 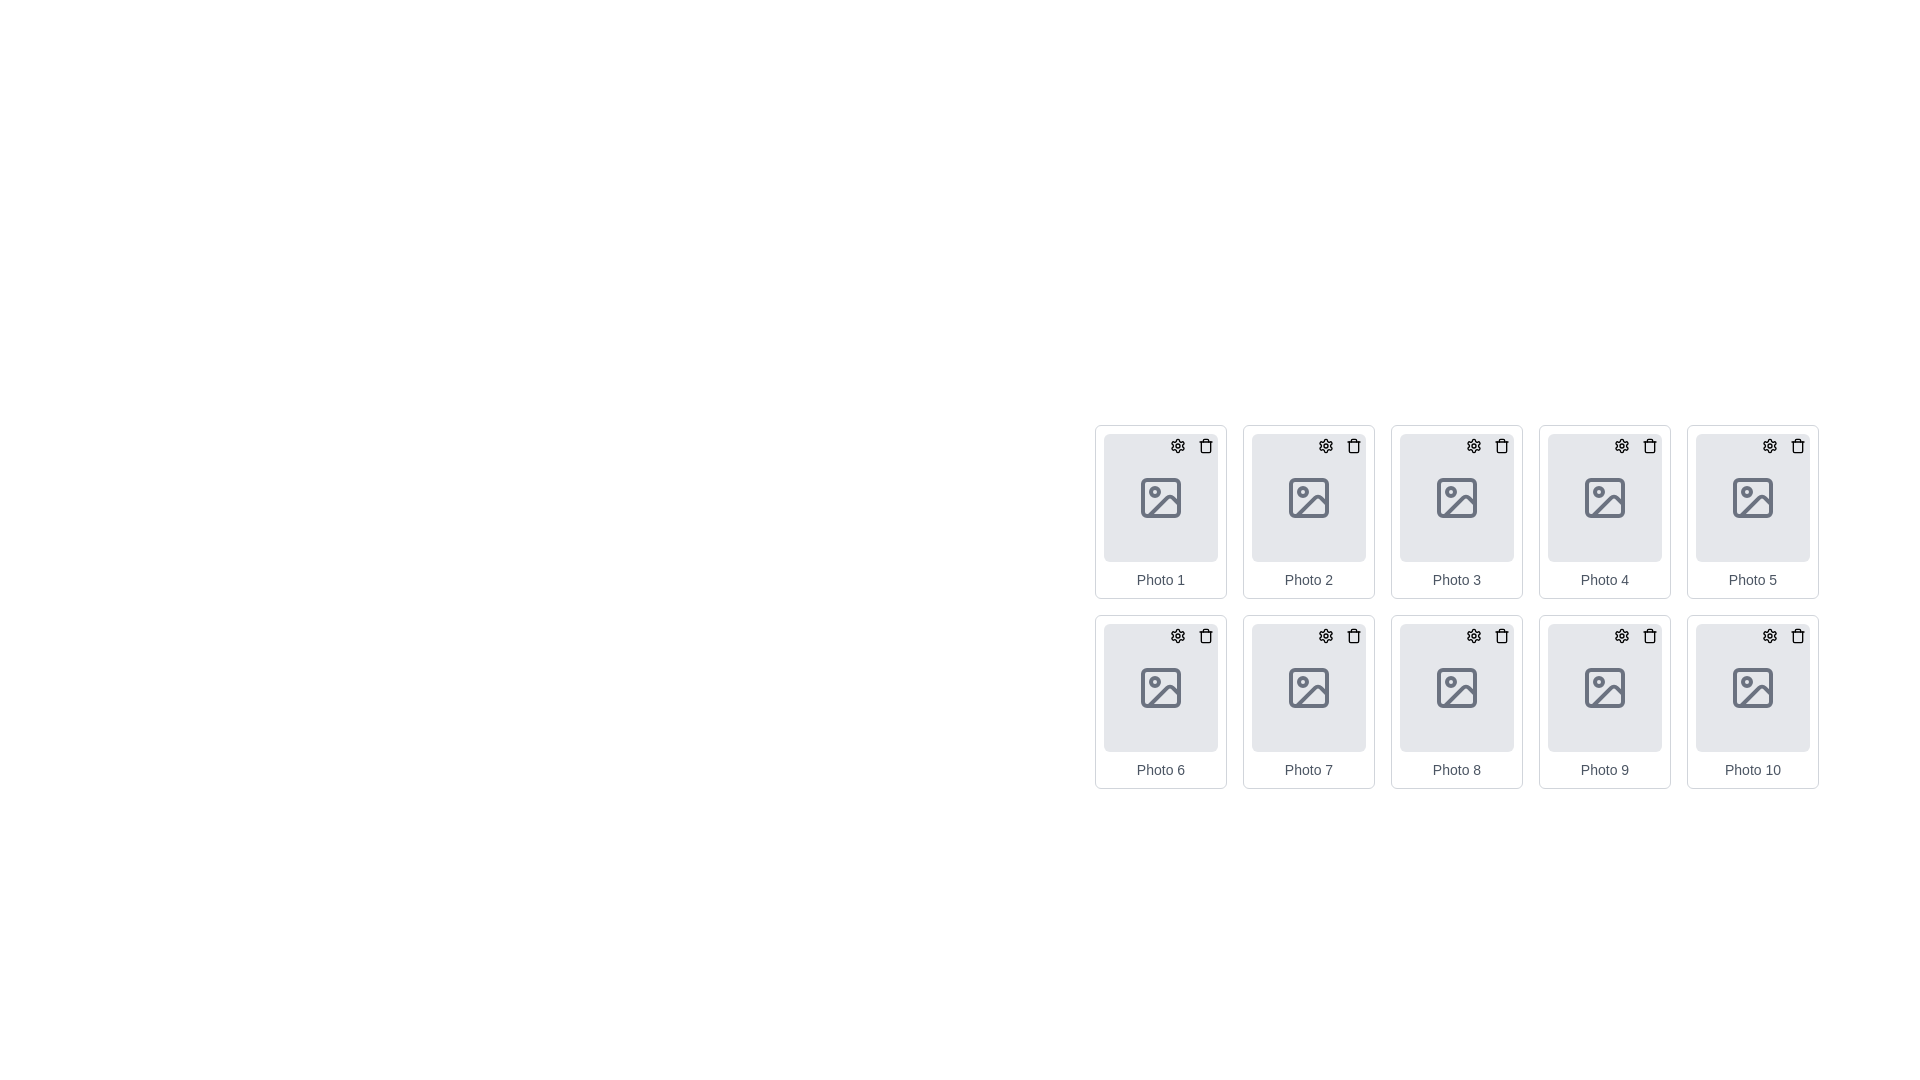 I want to click on the delete button located at the top-right corner of the card labeled 'Photo 4' to possibly reveal additional information or a tooltip, so click(x=1650, y=445).